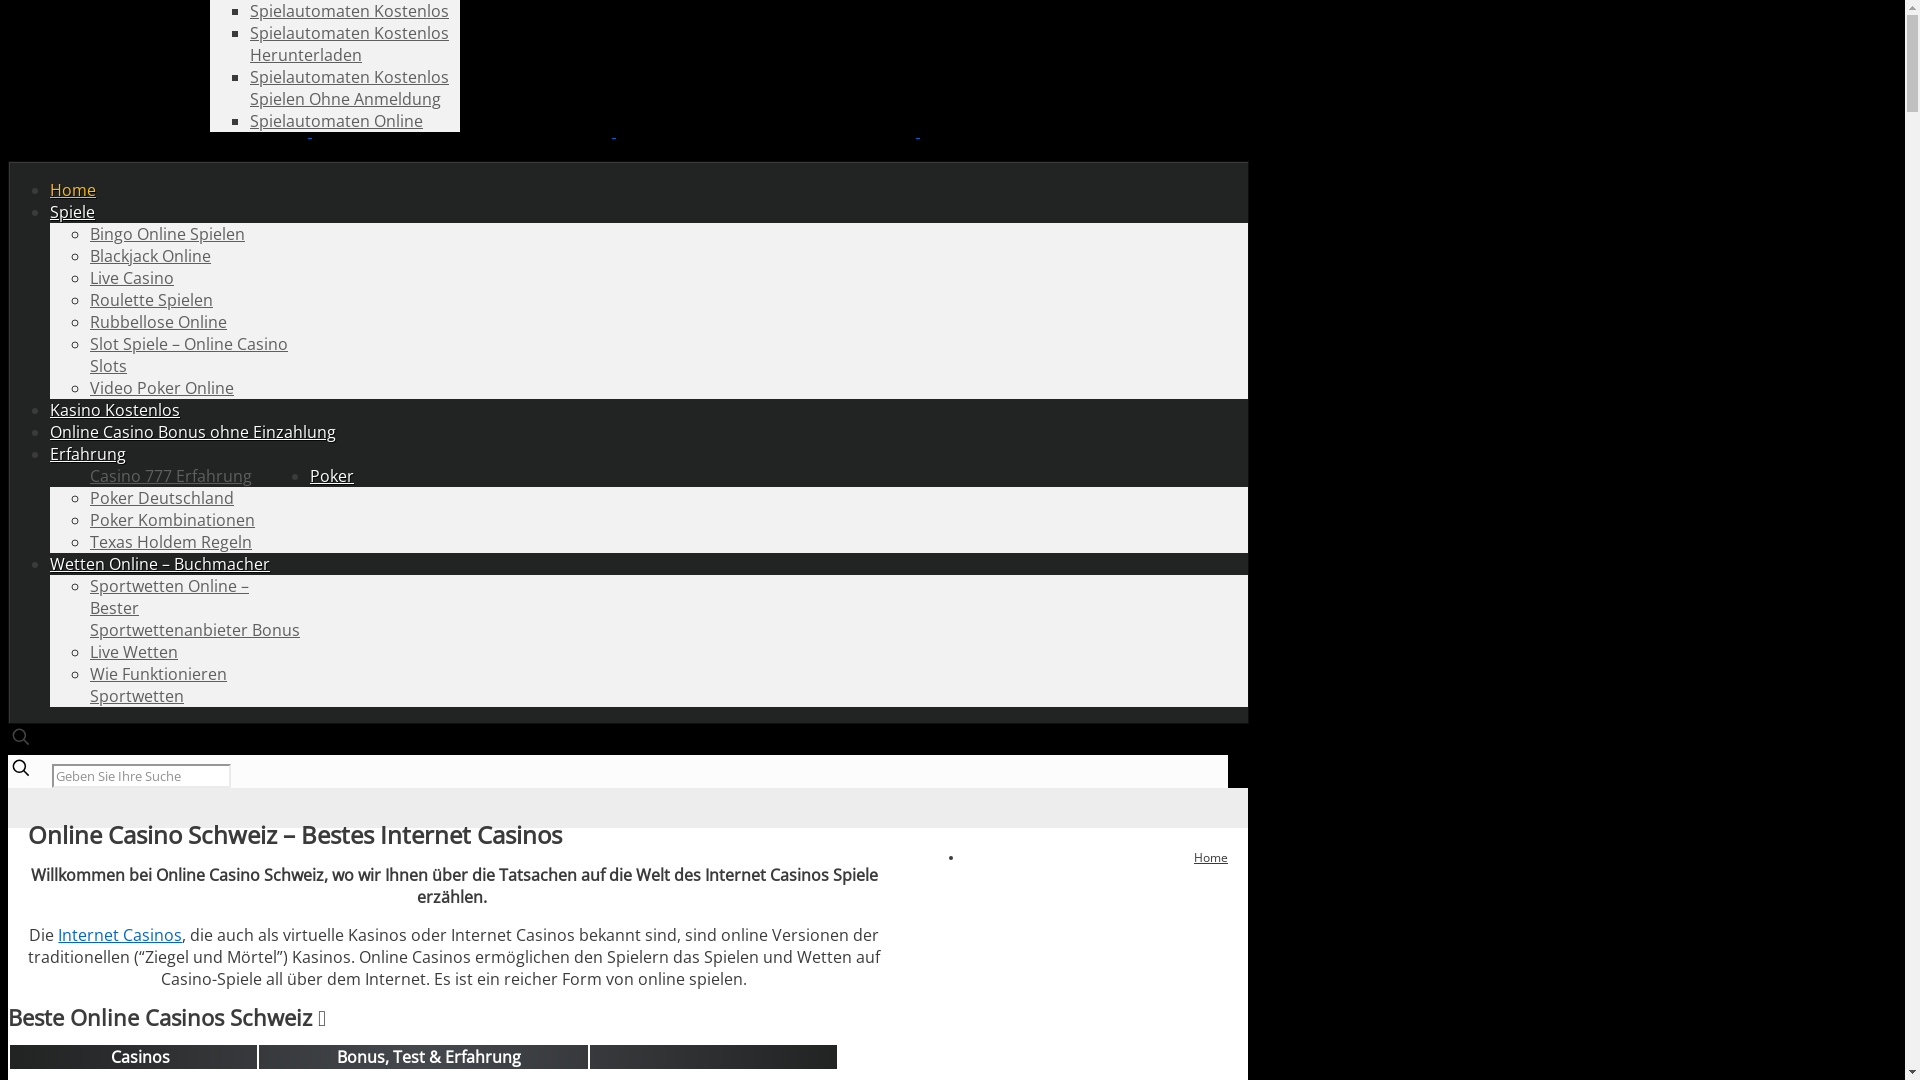  I want to click on 'Casino 777 Erfahrung', so click(171, 475).